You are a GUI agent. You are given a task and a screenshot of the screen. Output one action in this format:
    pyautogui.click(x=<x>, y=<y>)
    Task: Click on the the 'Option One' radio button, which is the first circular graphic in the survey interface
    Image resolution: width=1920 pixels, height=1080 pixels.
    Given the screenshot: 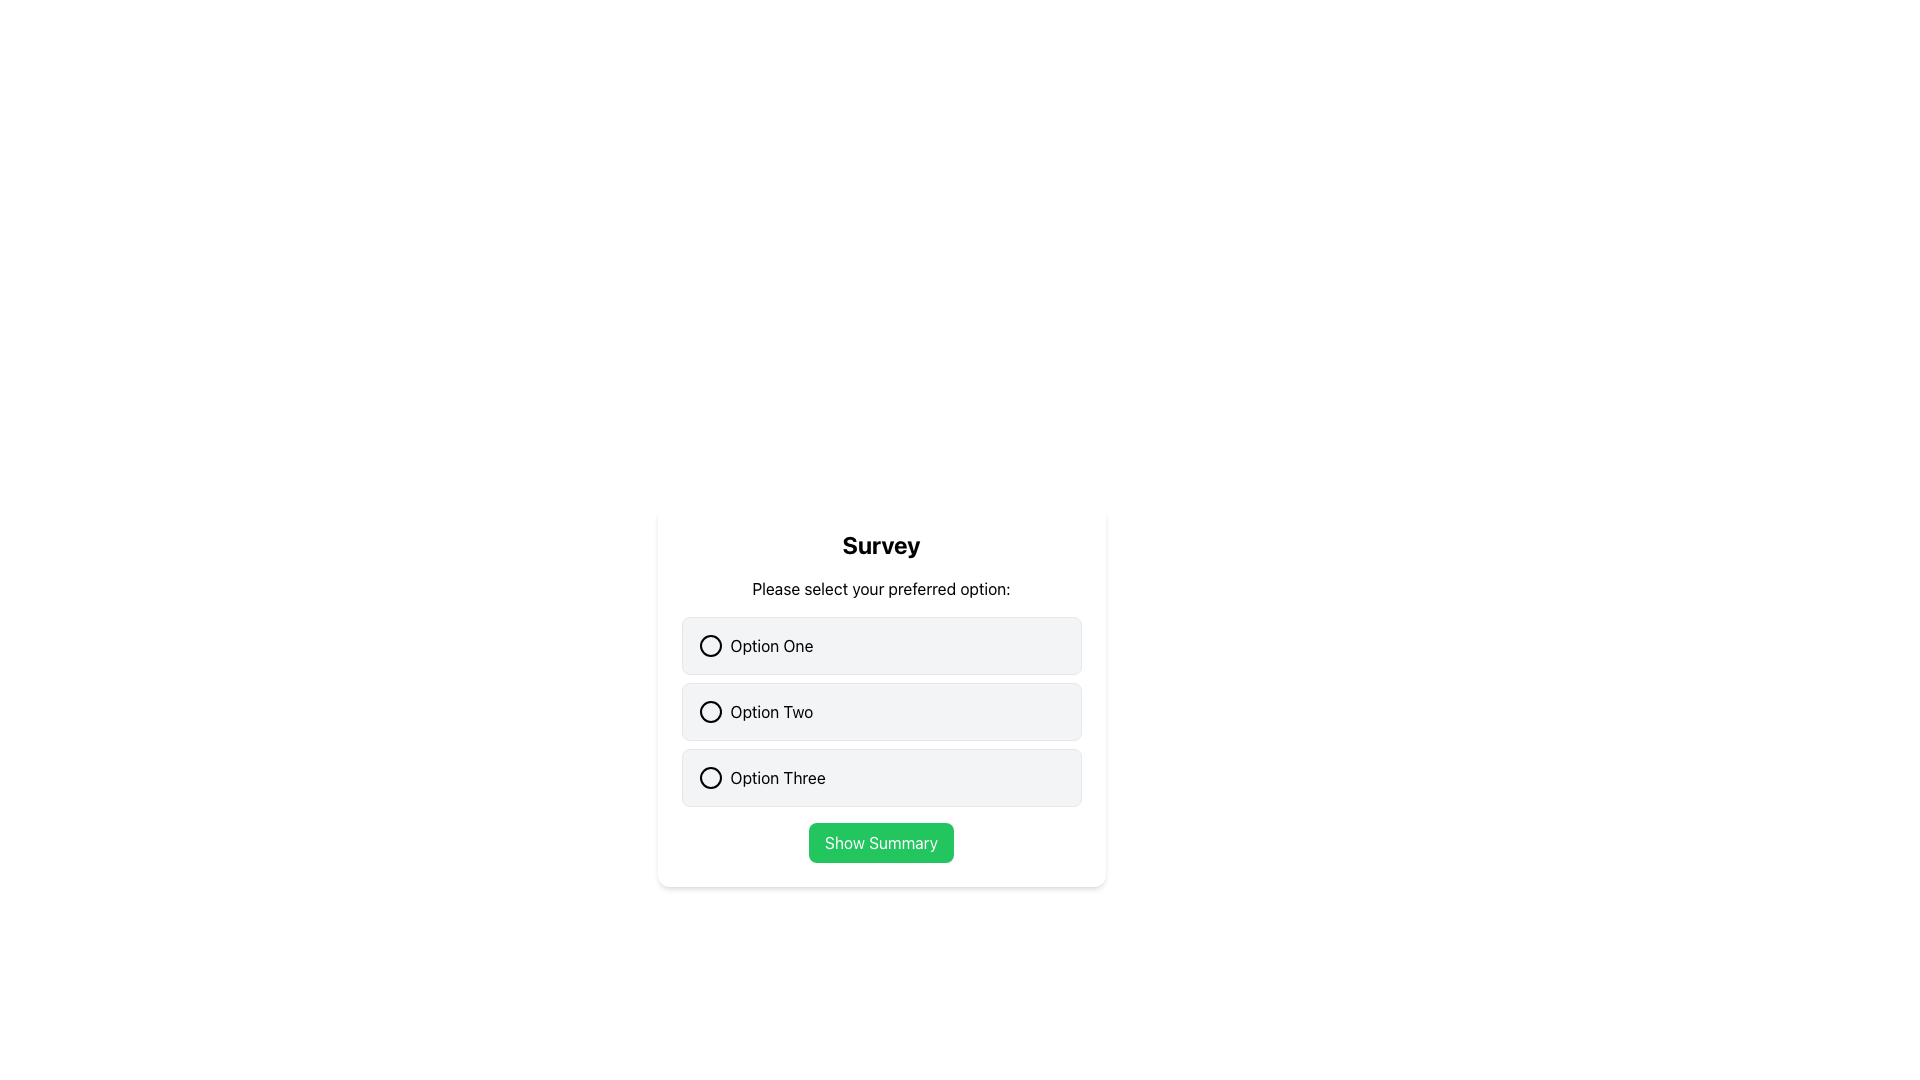 What is the action you would take?
    pyautogui.click(x=710, y=645)
    